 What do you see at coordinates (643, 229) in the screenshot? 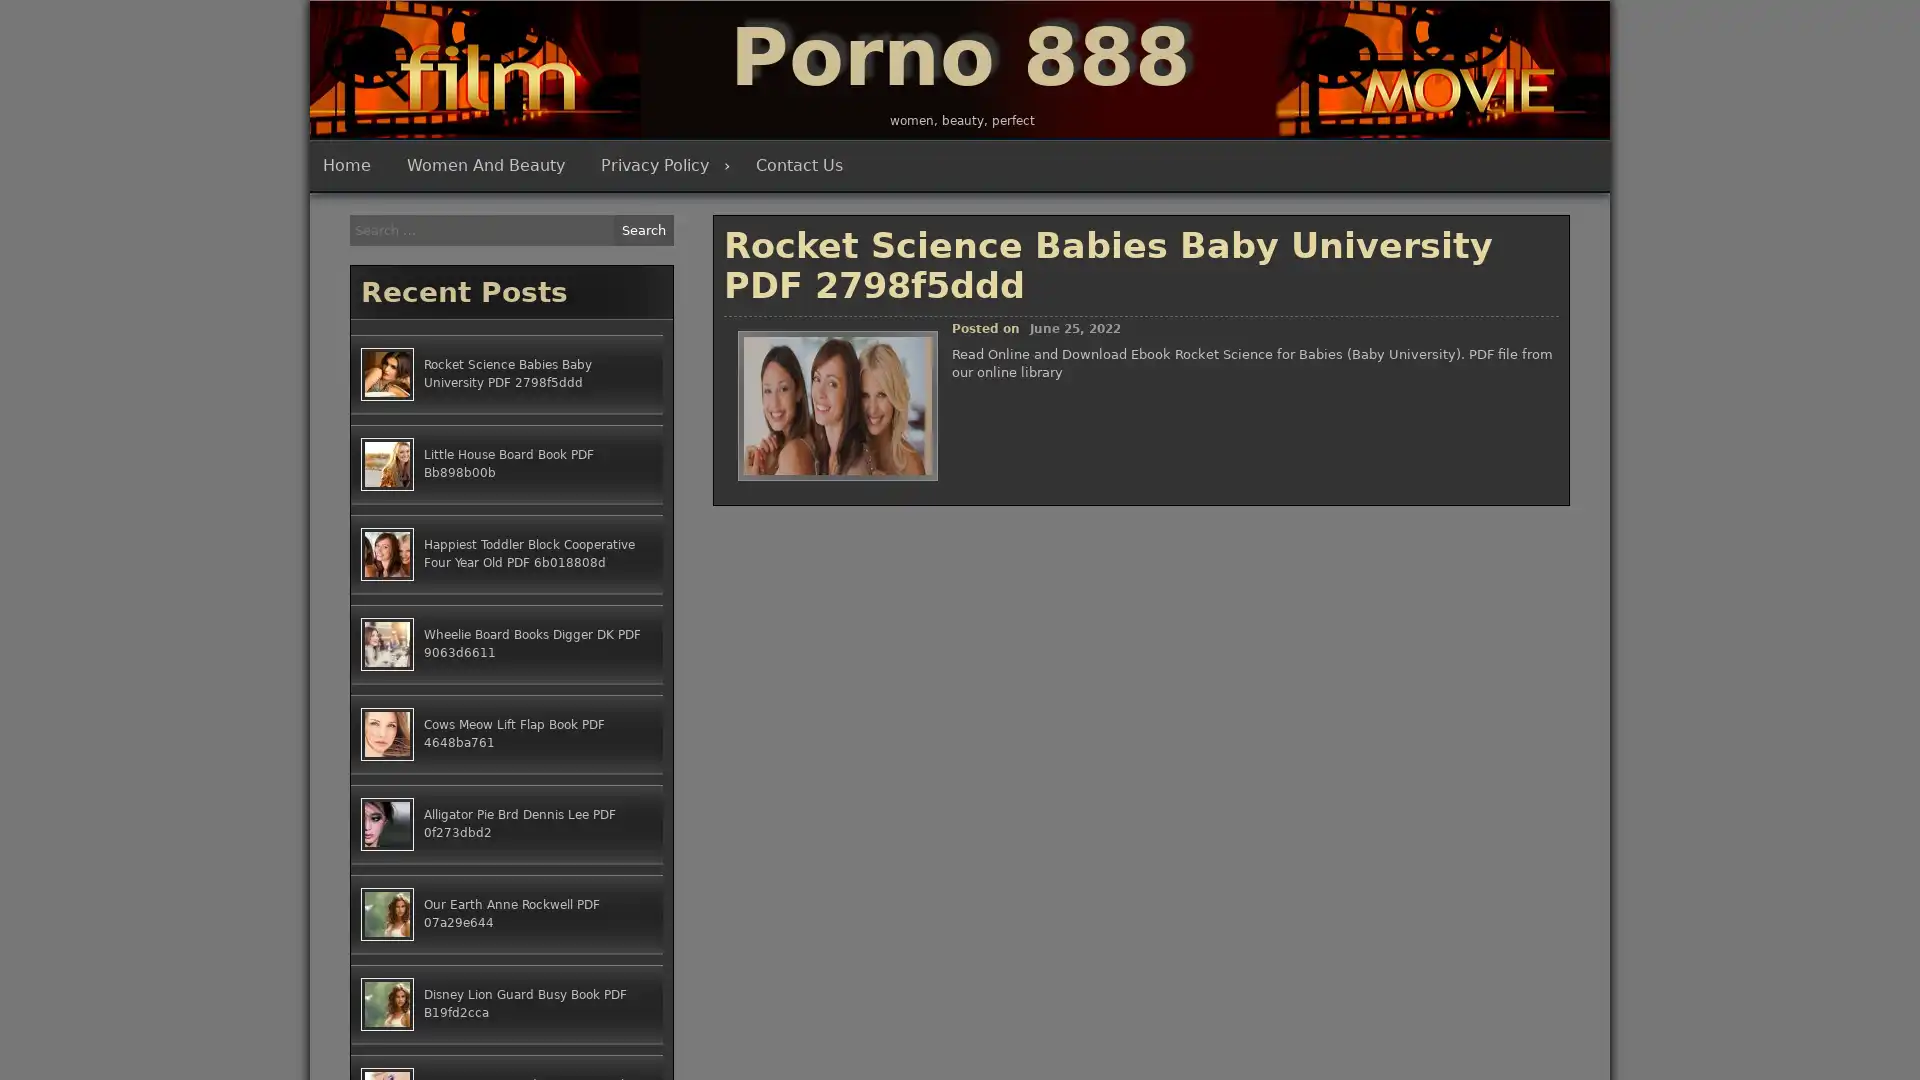
I see `Search` at bounding box center [643, 229].